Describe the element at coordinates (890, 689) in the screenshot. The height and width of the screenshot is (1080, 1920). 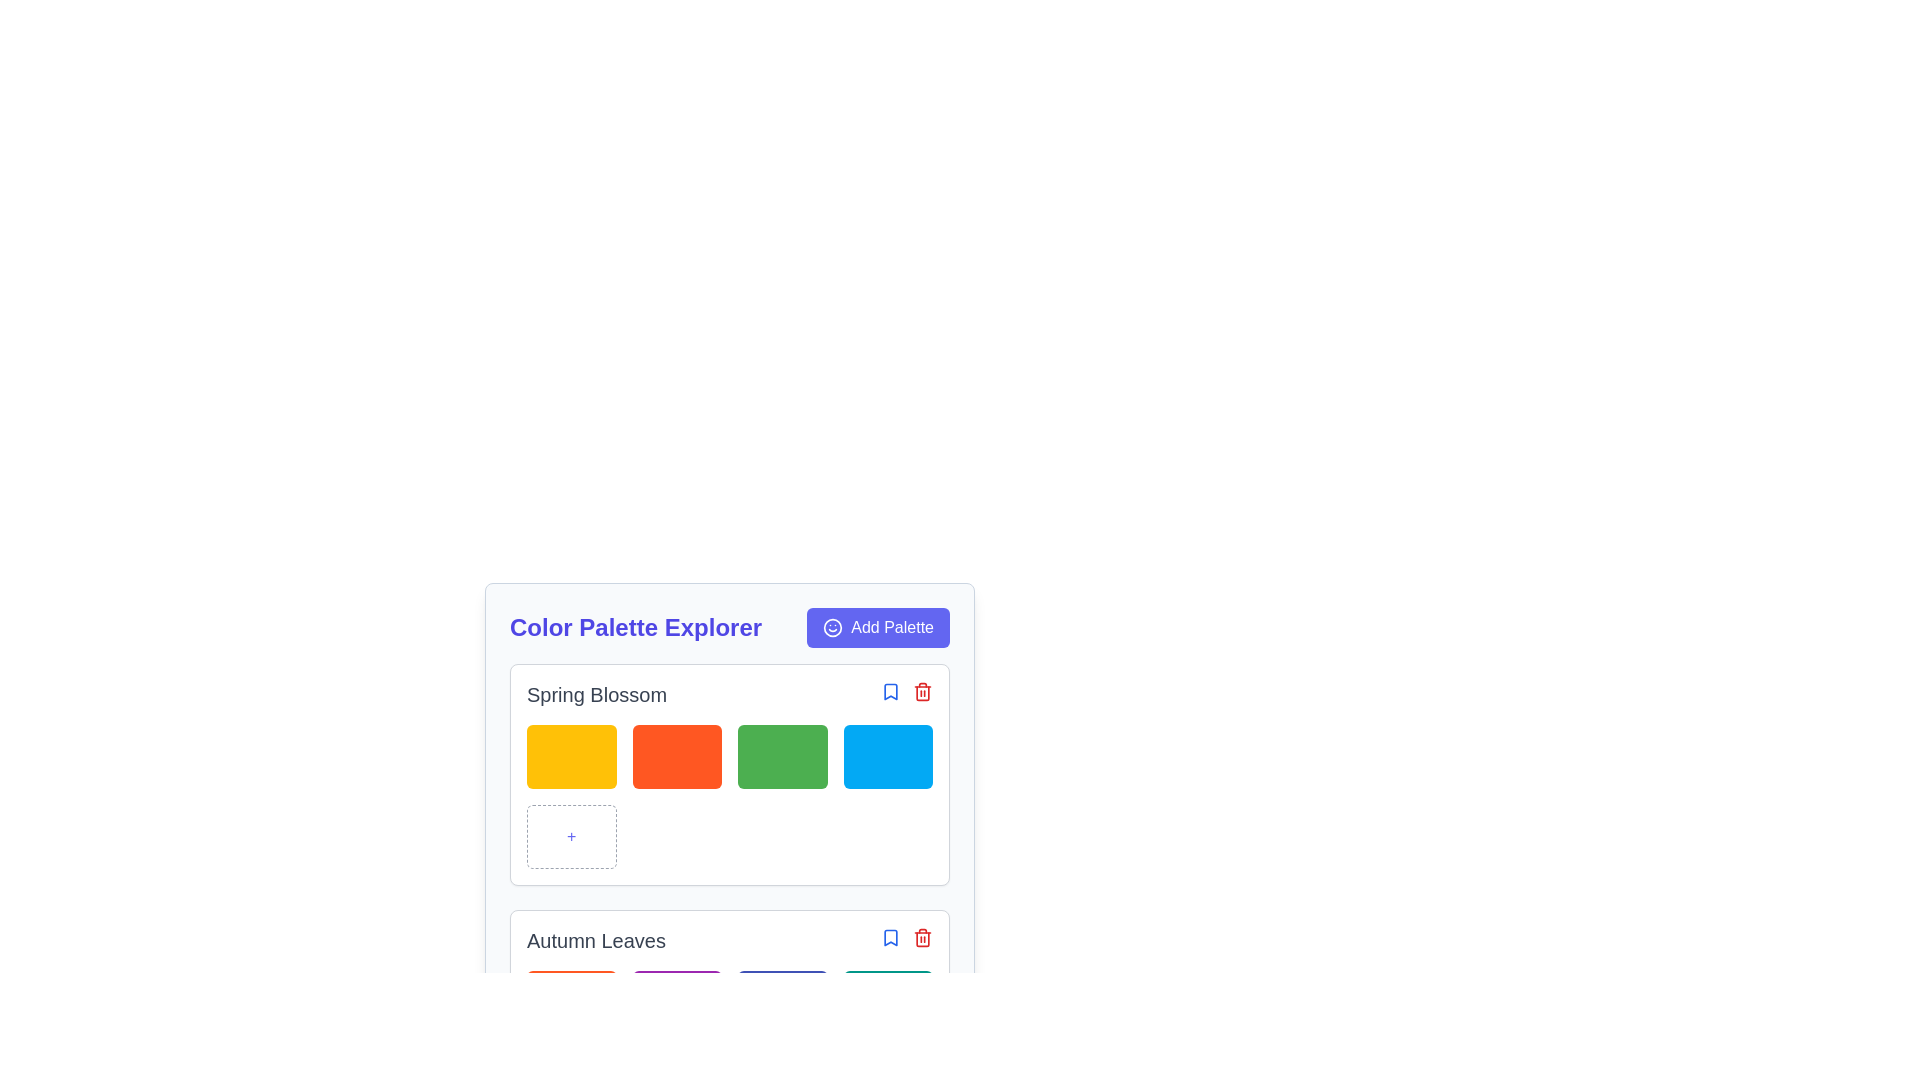
I see `the bookmark-like icon represented by an outlined SVG graphic` at that location.